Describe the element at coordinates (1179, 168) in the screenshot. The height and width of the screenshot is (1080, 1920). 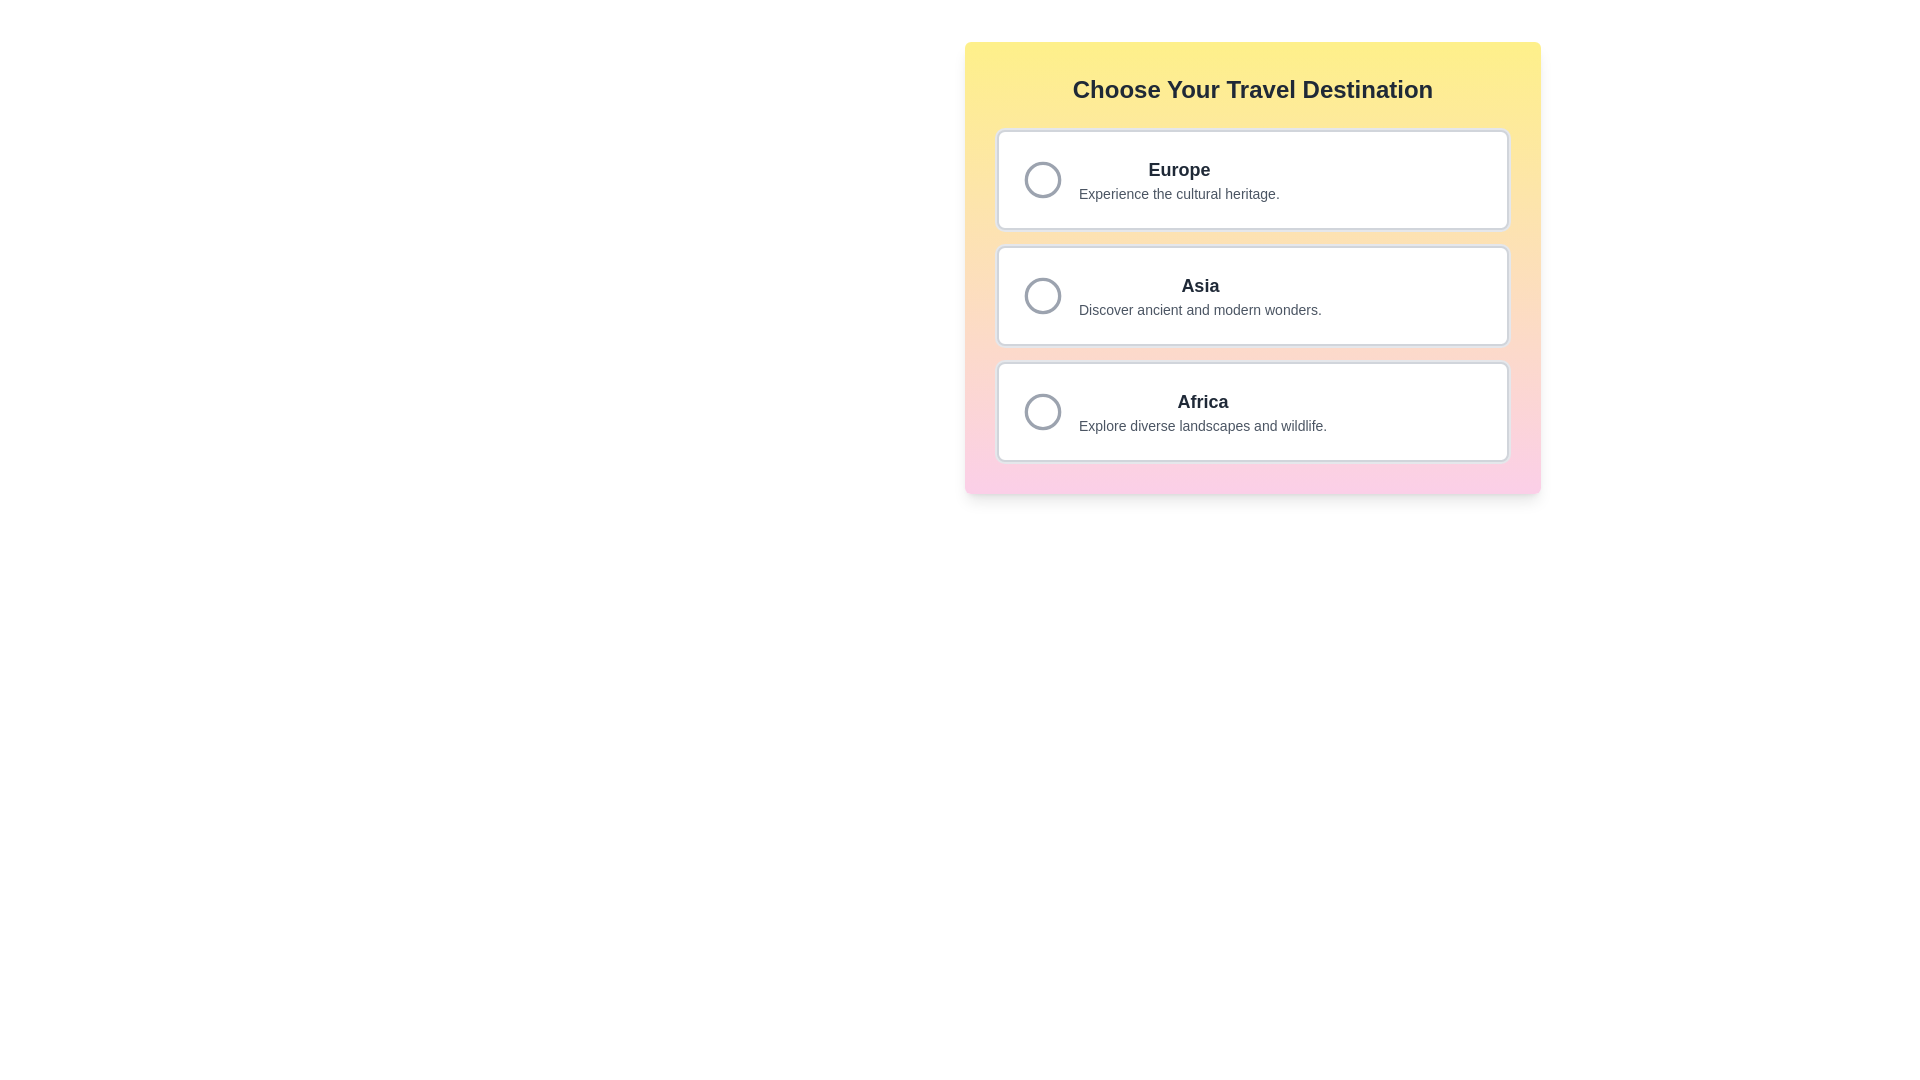
I see `the bold textual label displaying 'Europe' located at the top-left of the first card in a vertically stacked list of options` at that location.